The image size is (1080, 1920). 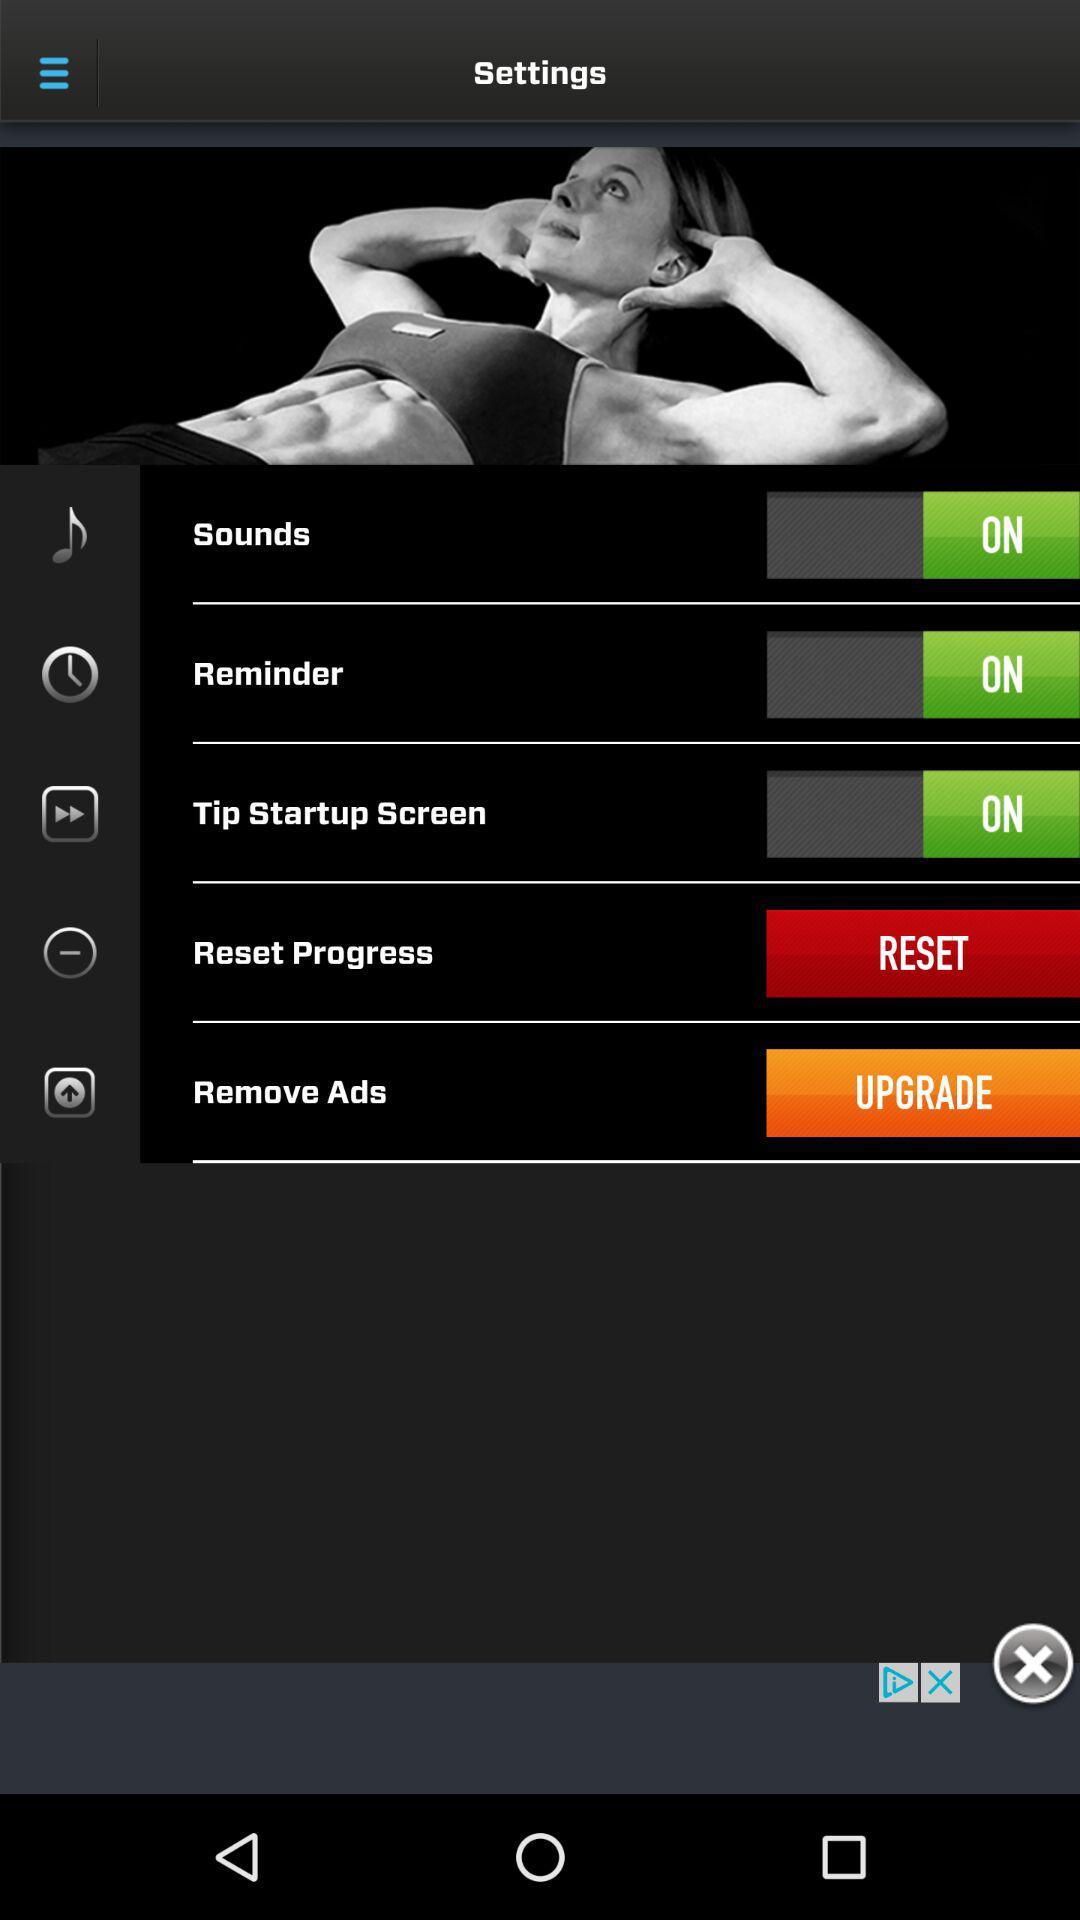 I want to click on gulas patan, so click(x=1032, y=1667).